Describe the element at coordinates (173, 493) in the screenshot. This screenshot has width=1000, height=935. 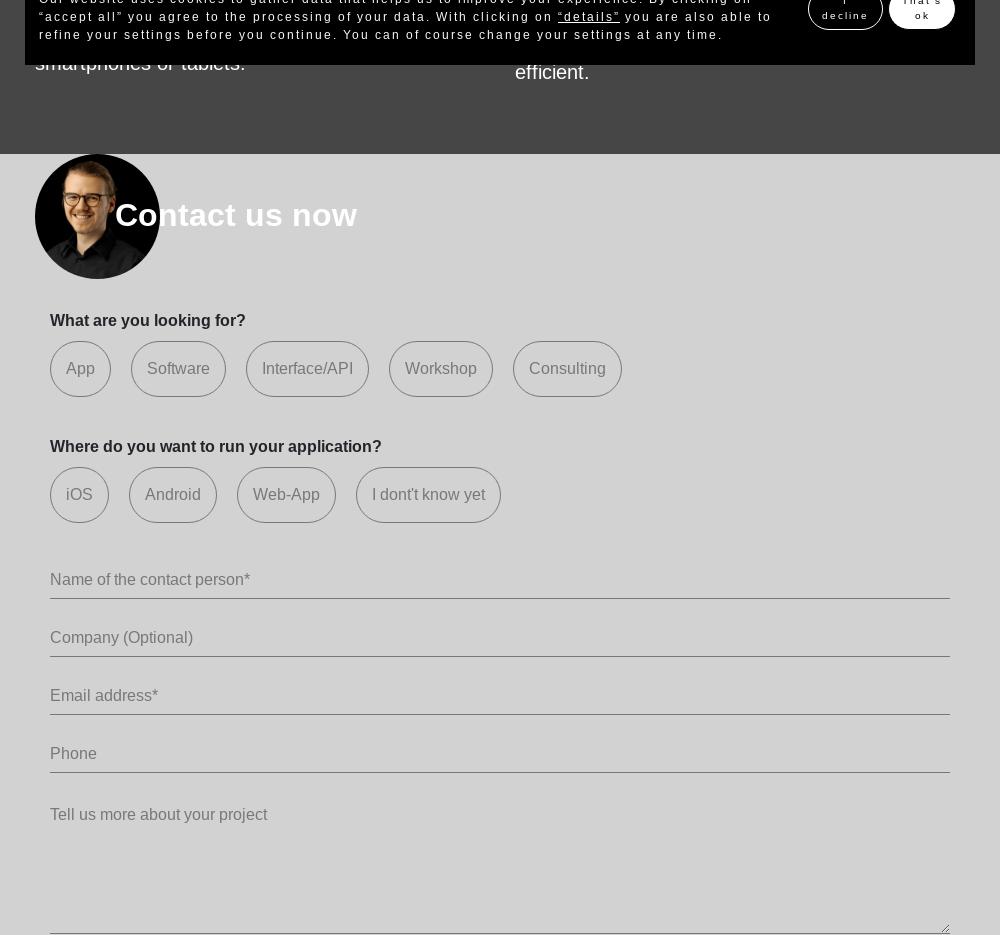
I see `'Android'` at that location.